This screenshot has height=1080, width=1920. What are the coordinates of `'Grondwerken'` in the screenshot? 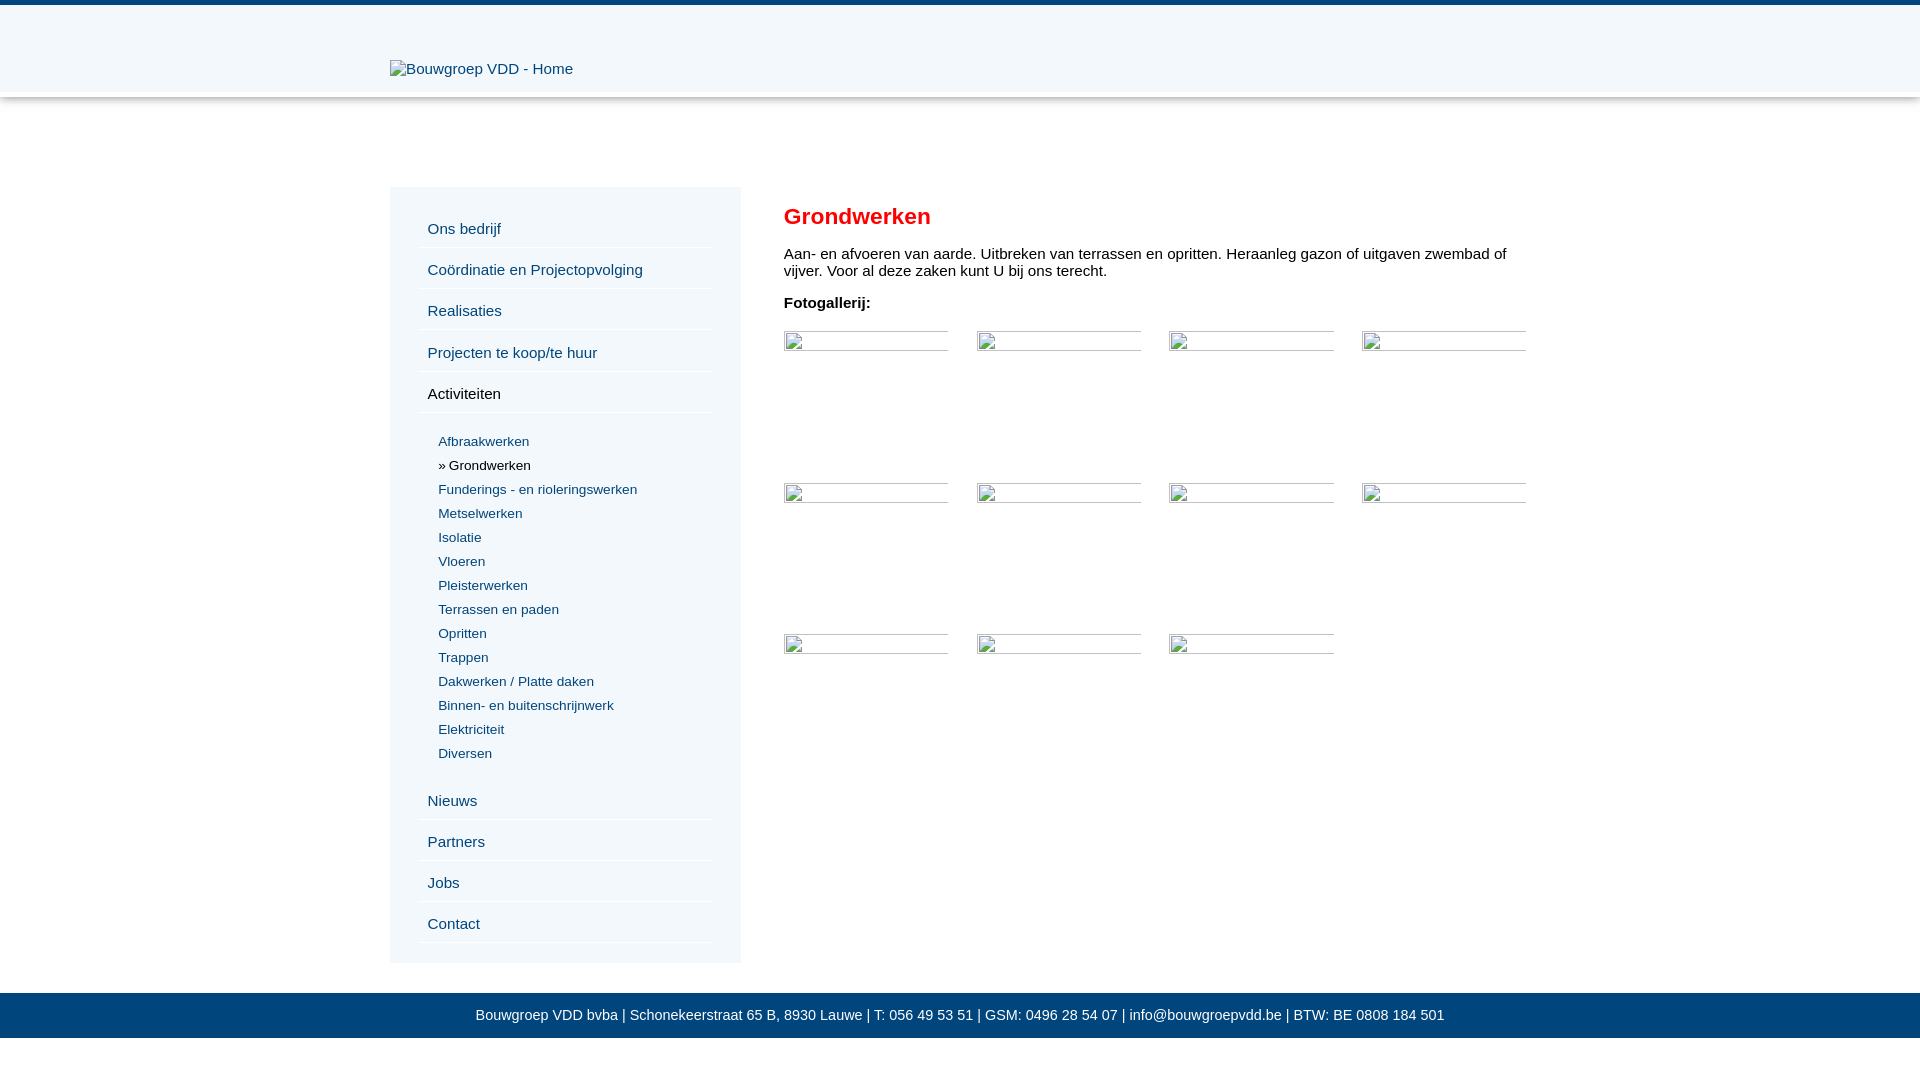 It's located at (1444, 344).